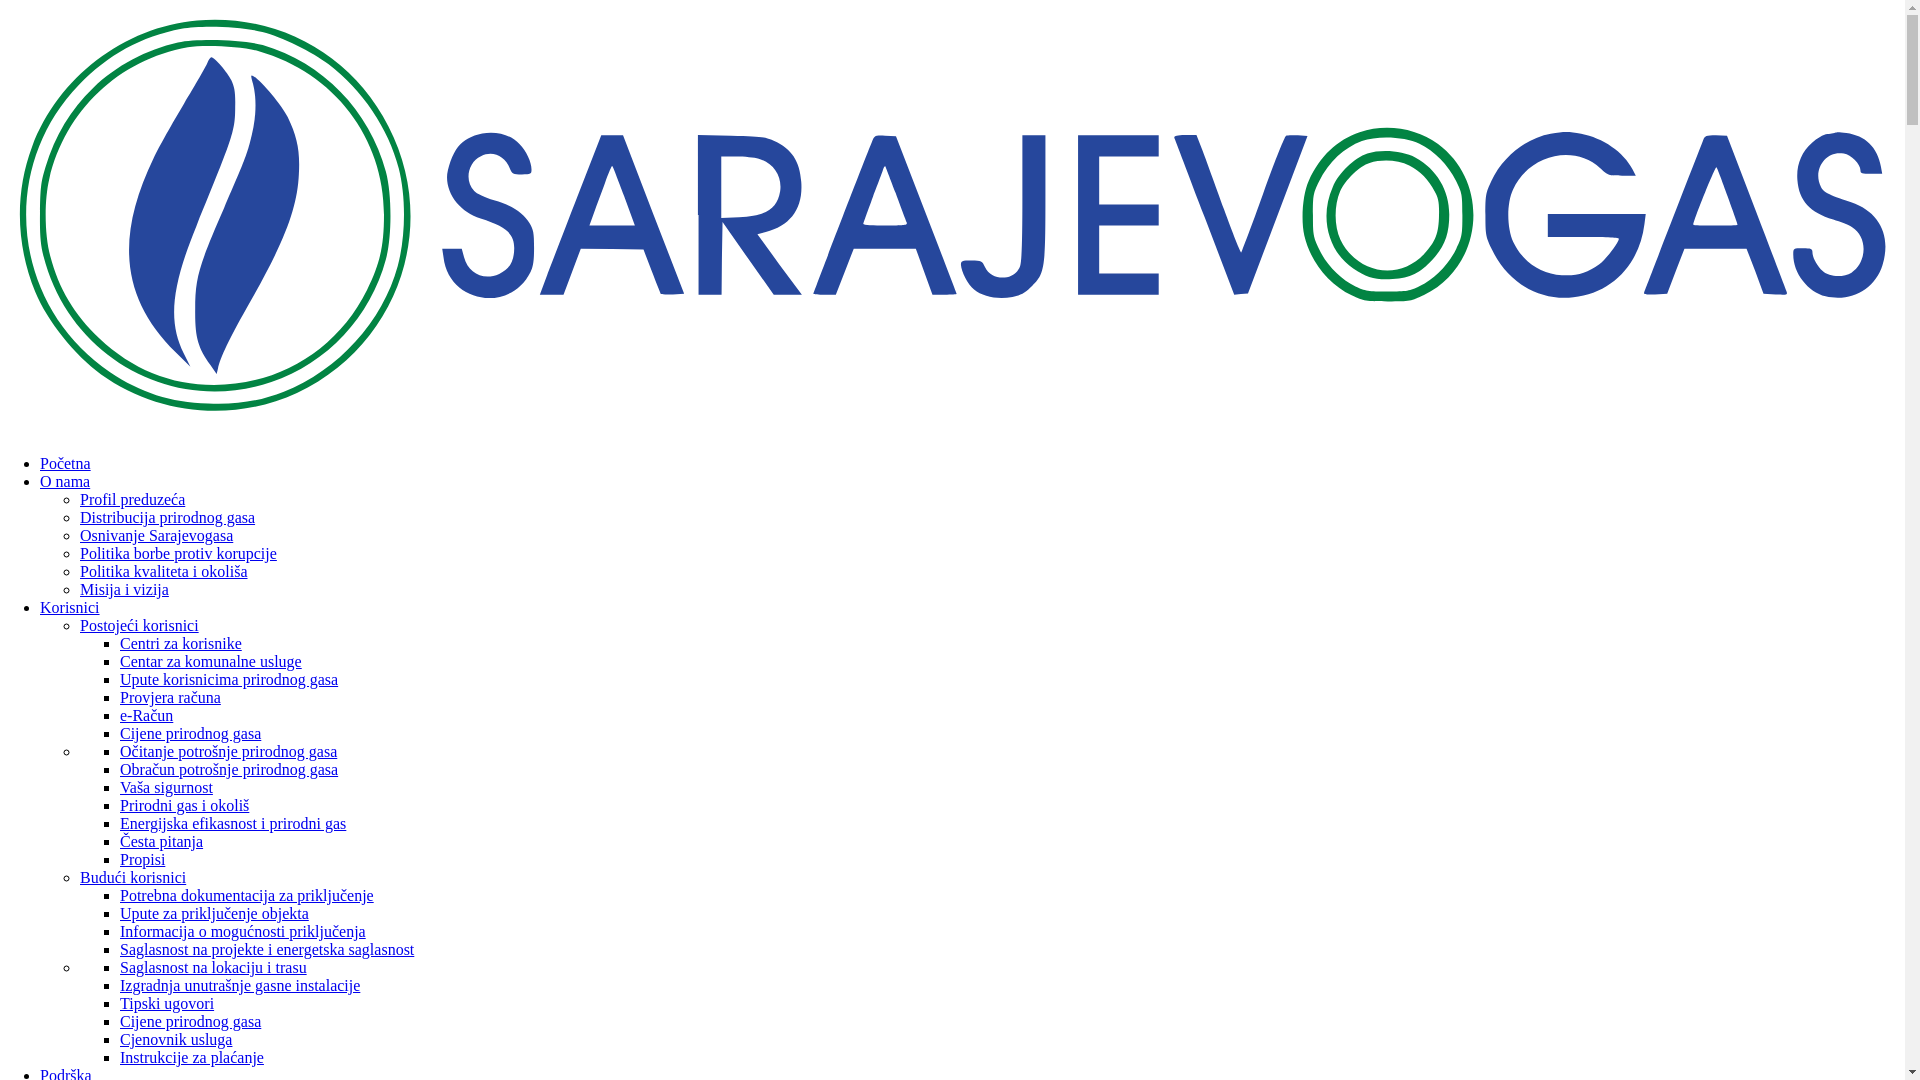 This screenshot has width=1920, height=1080. What do you see at coordinates (213, 966) in the screenshot?
I see `'Saglasnost na lokaciju i trasu'` at bounding box center [213, 966].